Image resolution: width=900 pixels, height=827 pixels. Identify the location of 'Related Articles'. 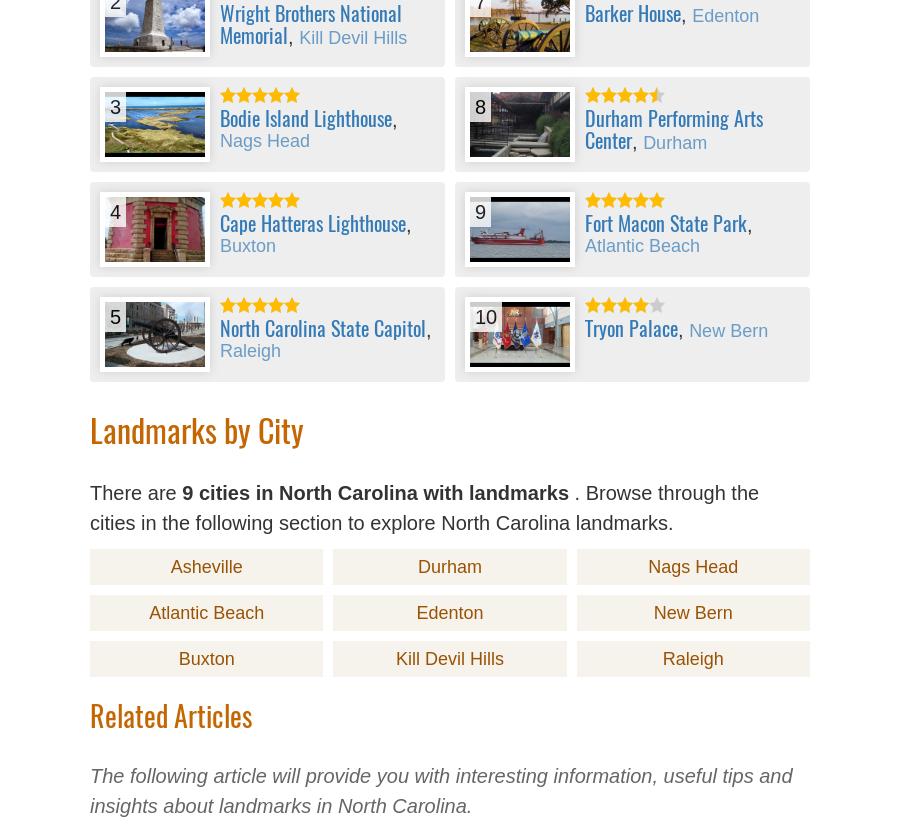
(89, 714).